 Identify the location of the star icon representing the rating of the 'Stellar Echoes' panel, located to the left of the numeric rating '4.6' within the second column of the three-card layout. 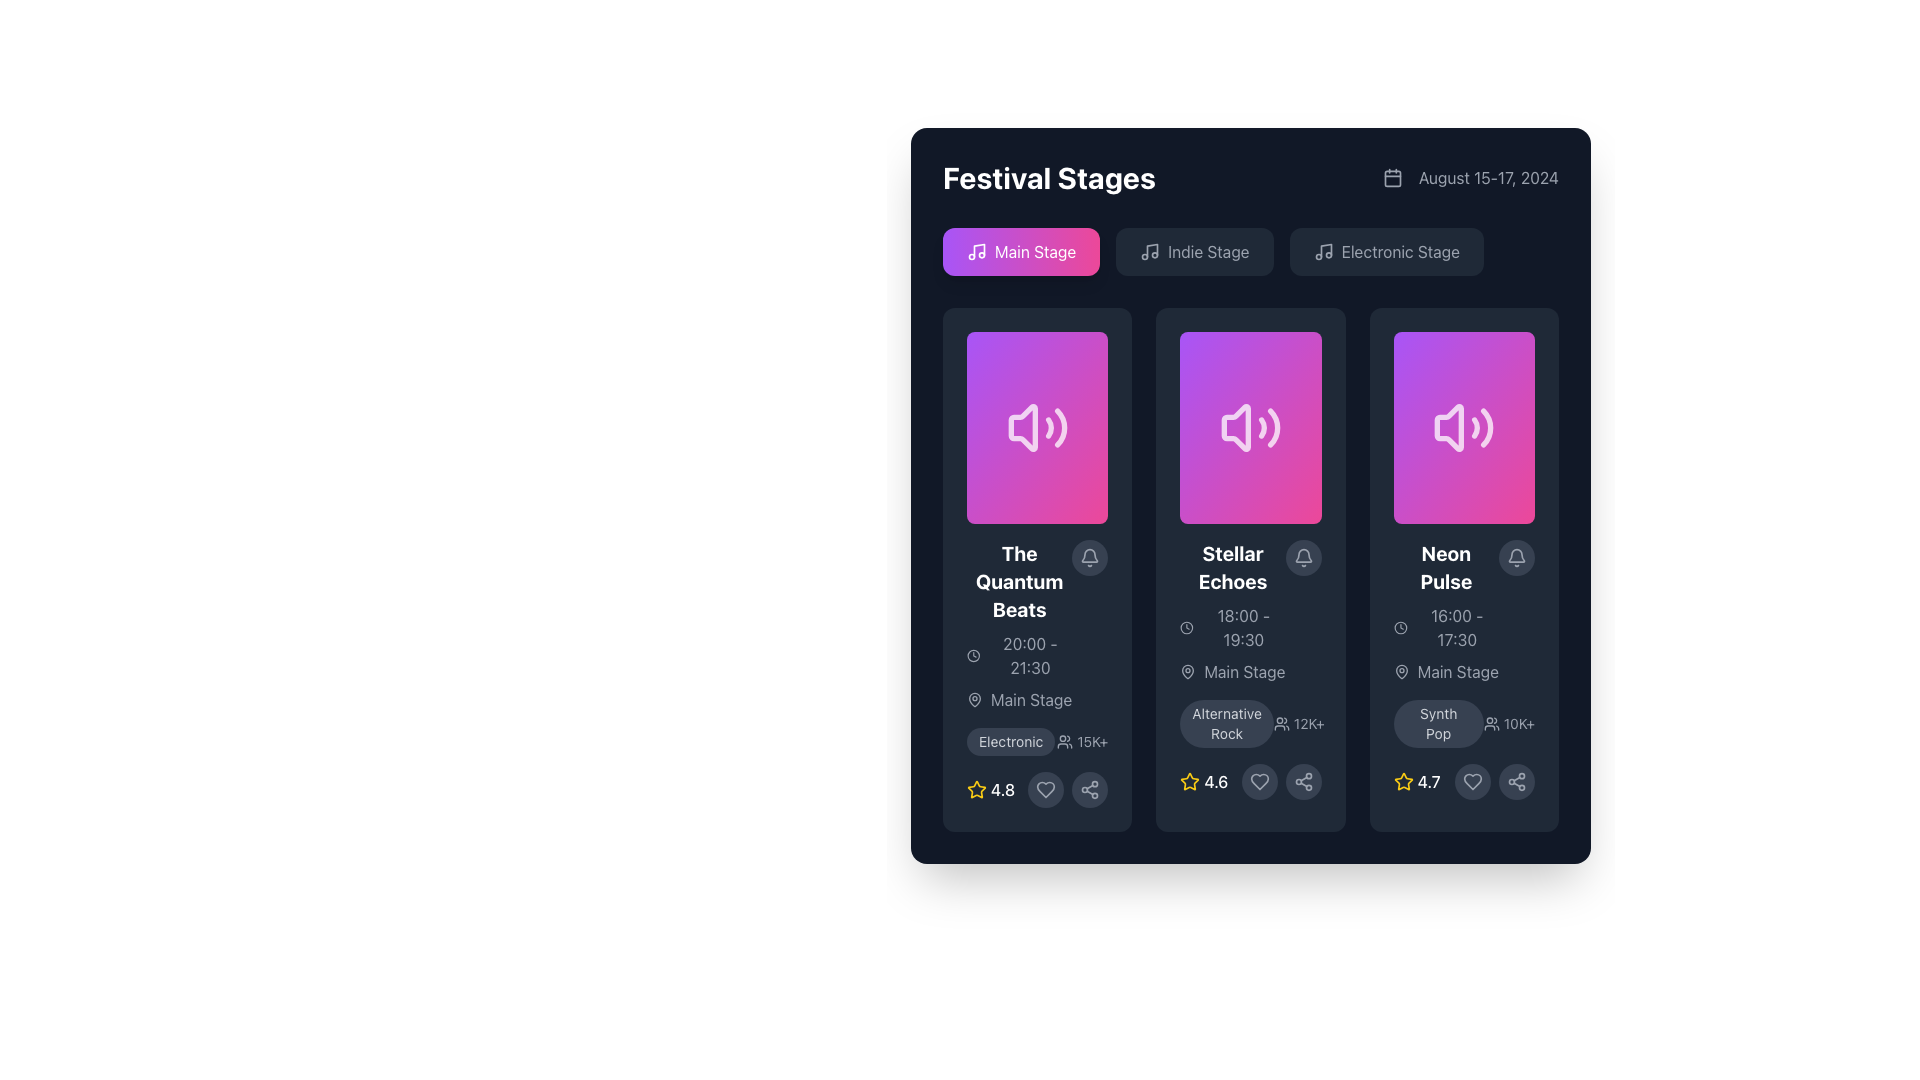
(1190, 781).